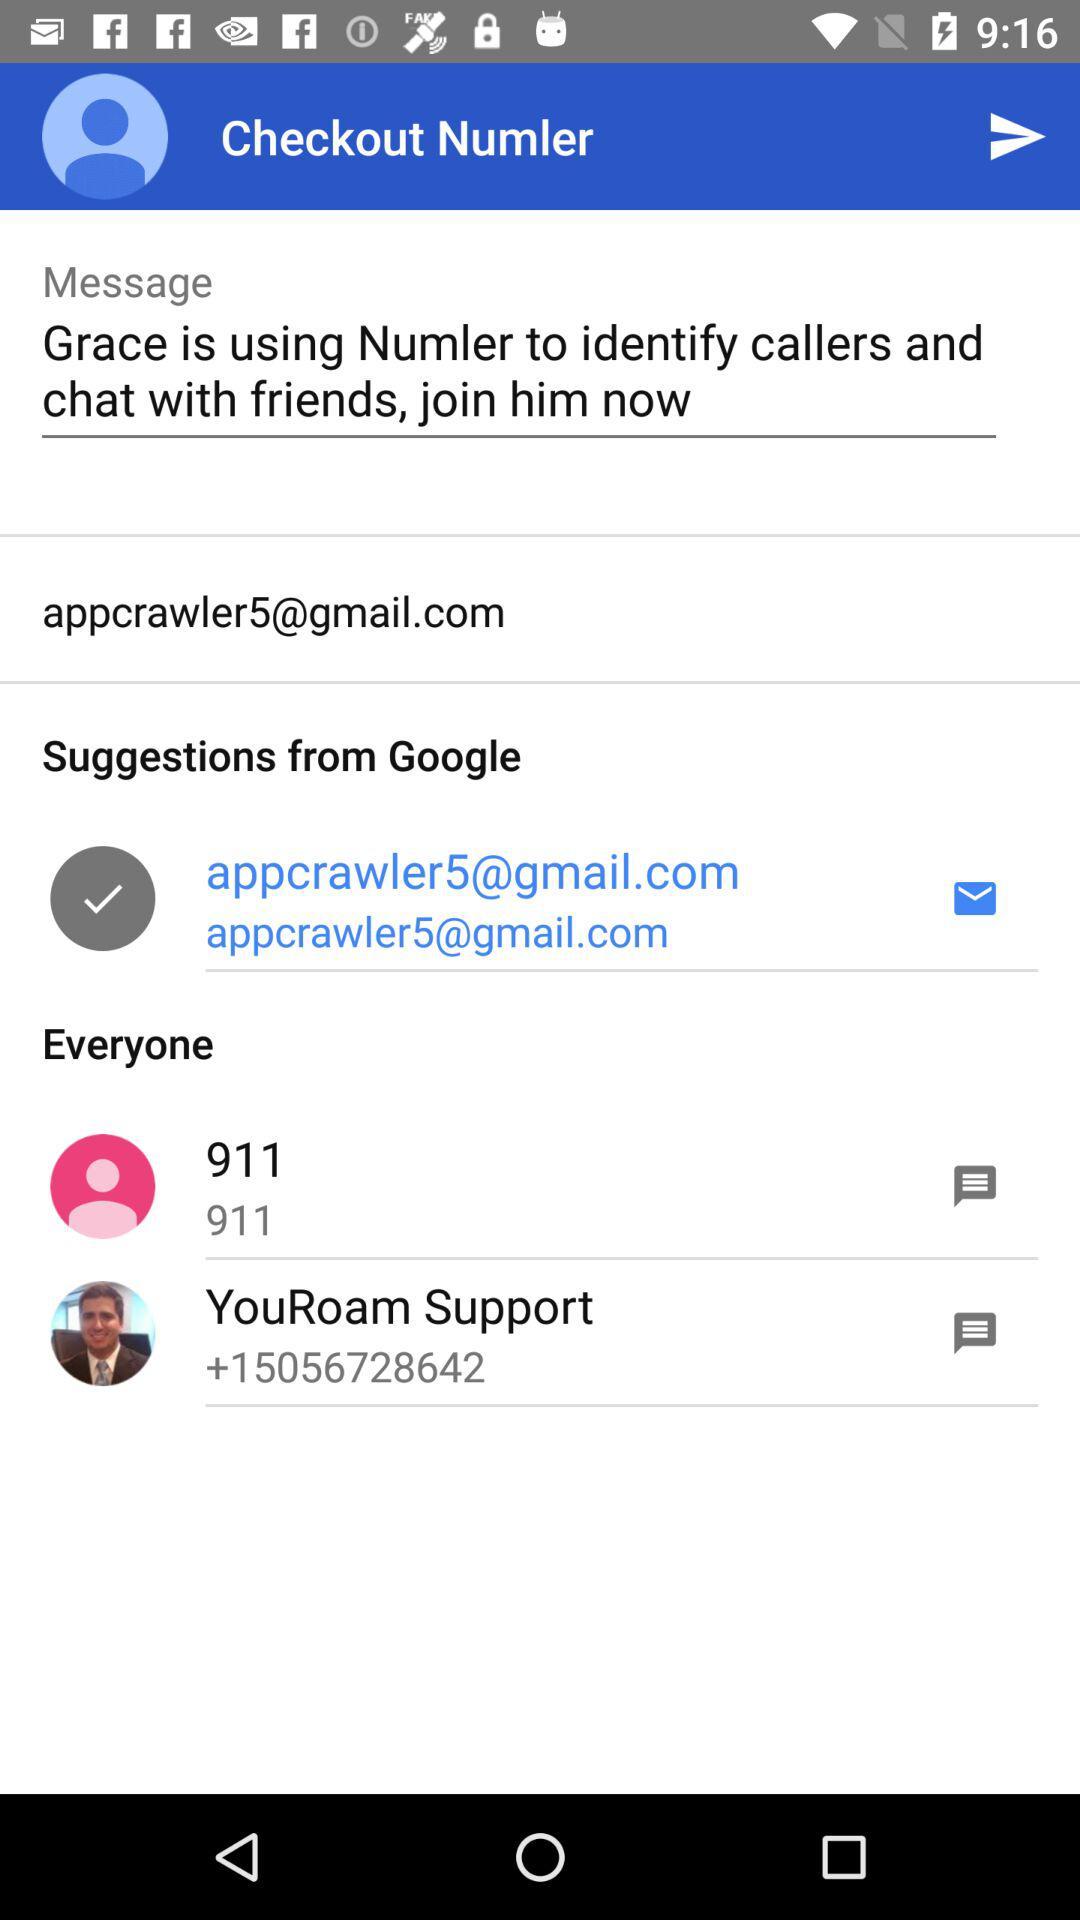 Image resolution: width=1080 pixels, height=1920 pixels. What do you see at coordinates (104, 135) in the screenshot?
I see `the item next to checkout numler item` at bounding box center [104, 135].